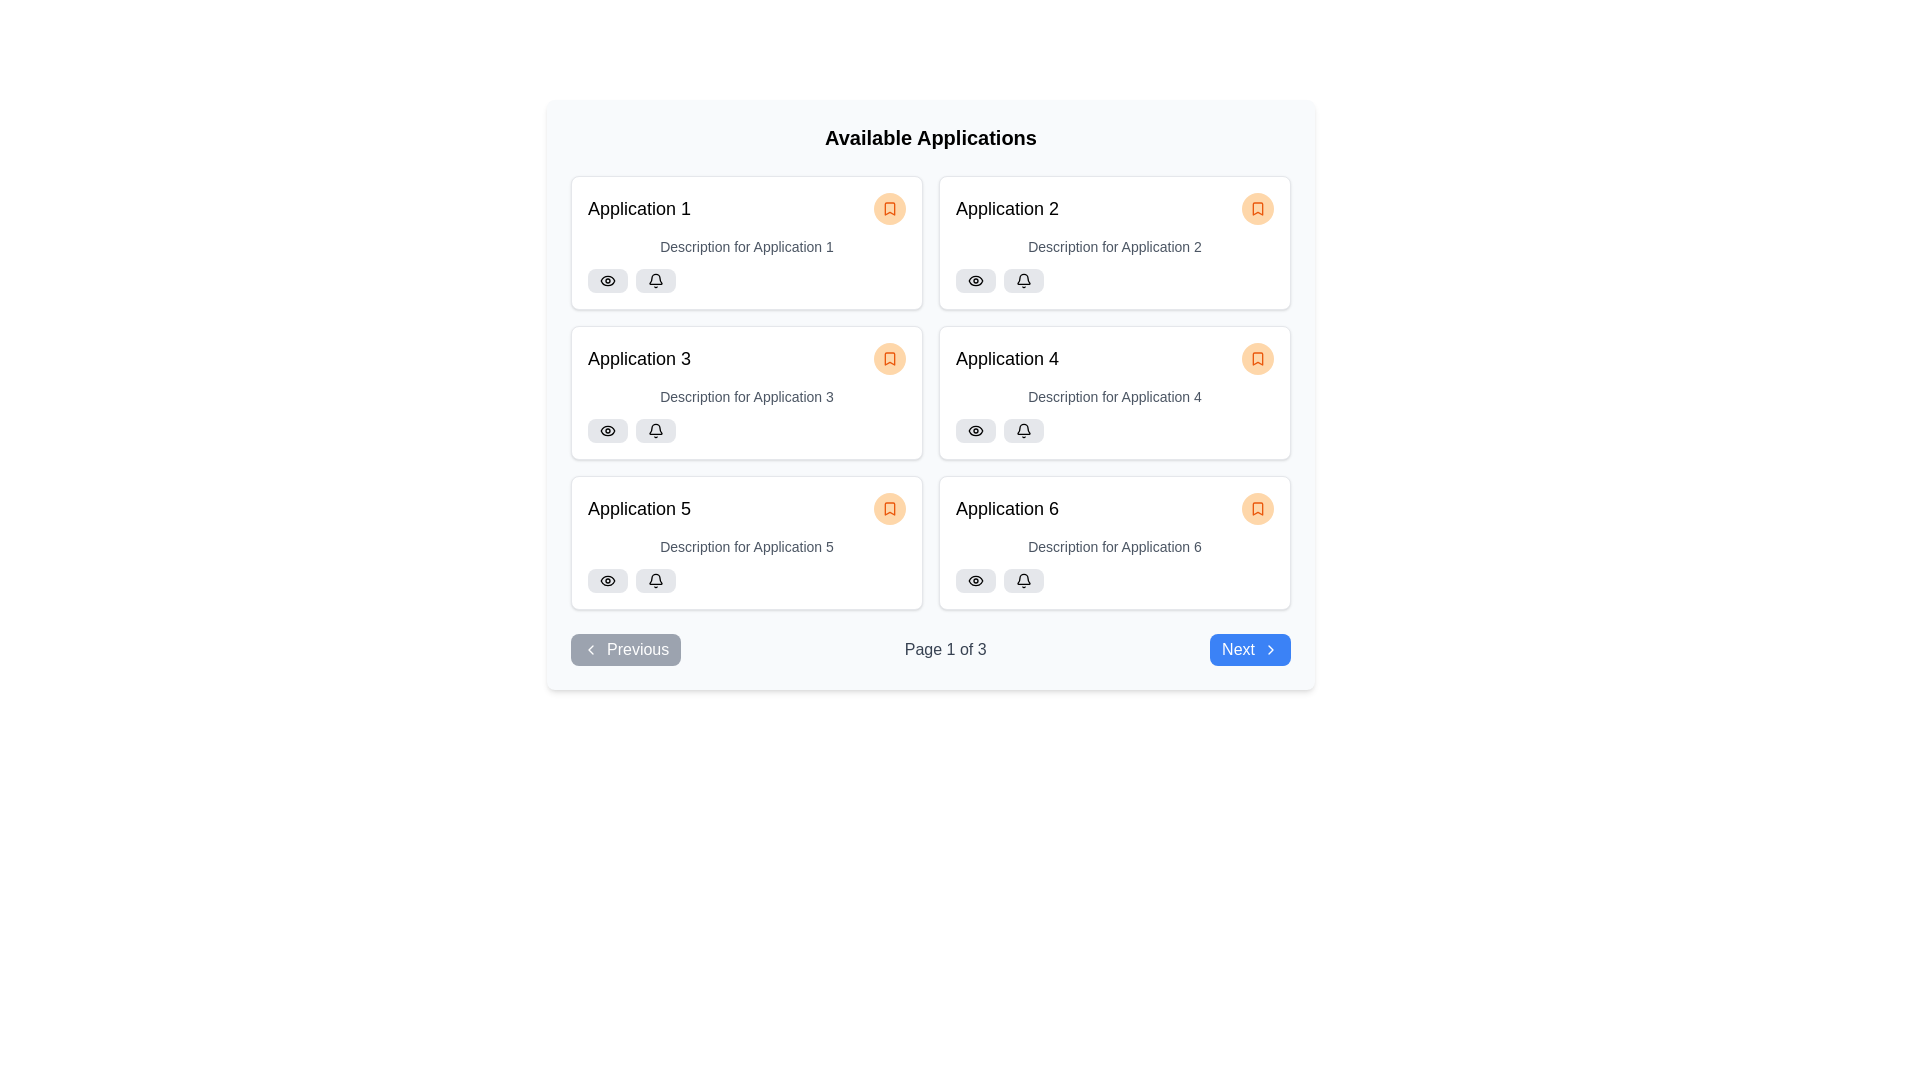 The image size is (1920, 1080). What do you see at coordinates (1023, 428) in the screenshot?
I see `the notification icon located below the description text of 'Application 4', positioned in the second row and second column of the application grid layout` at bounding box center [1023, 428].